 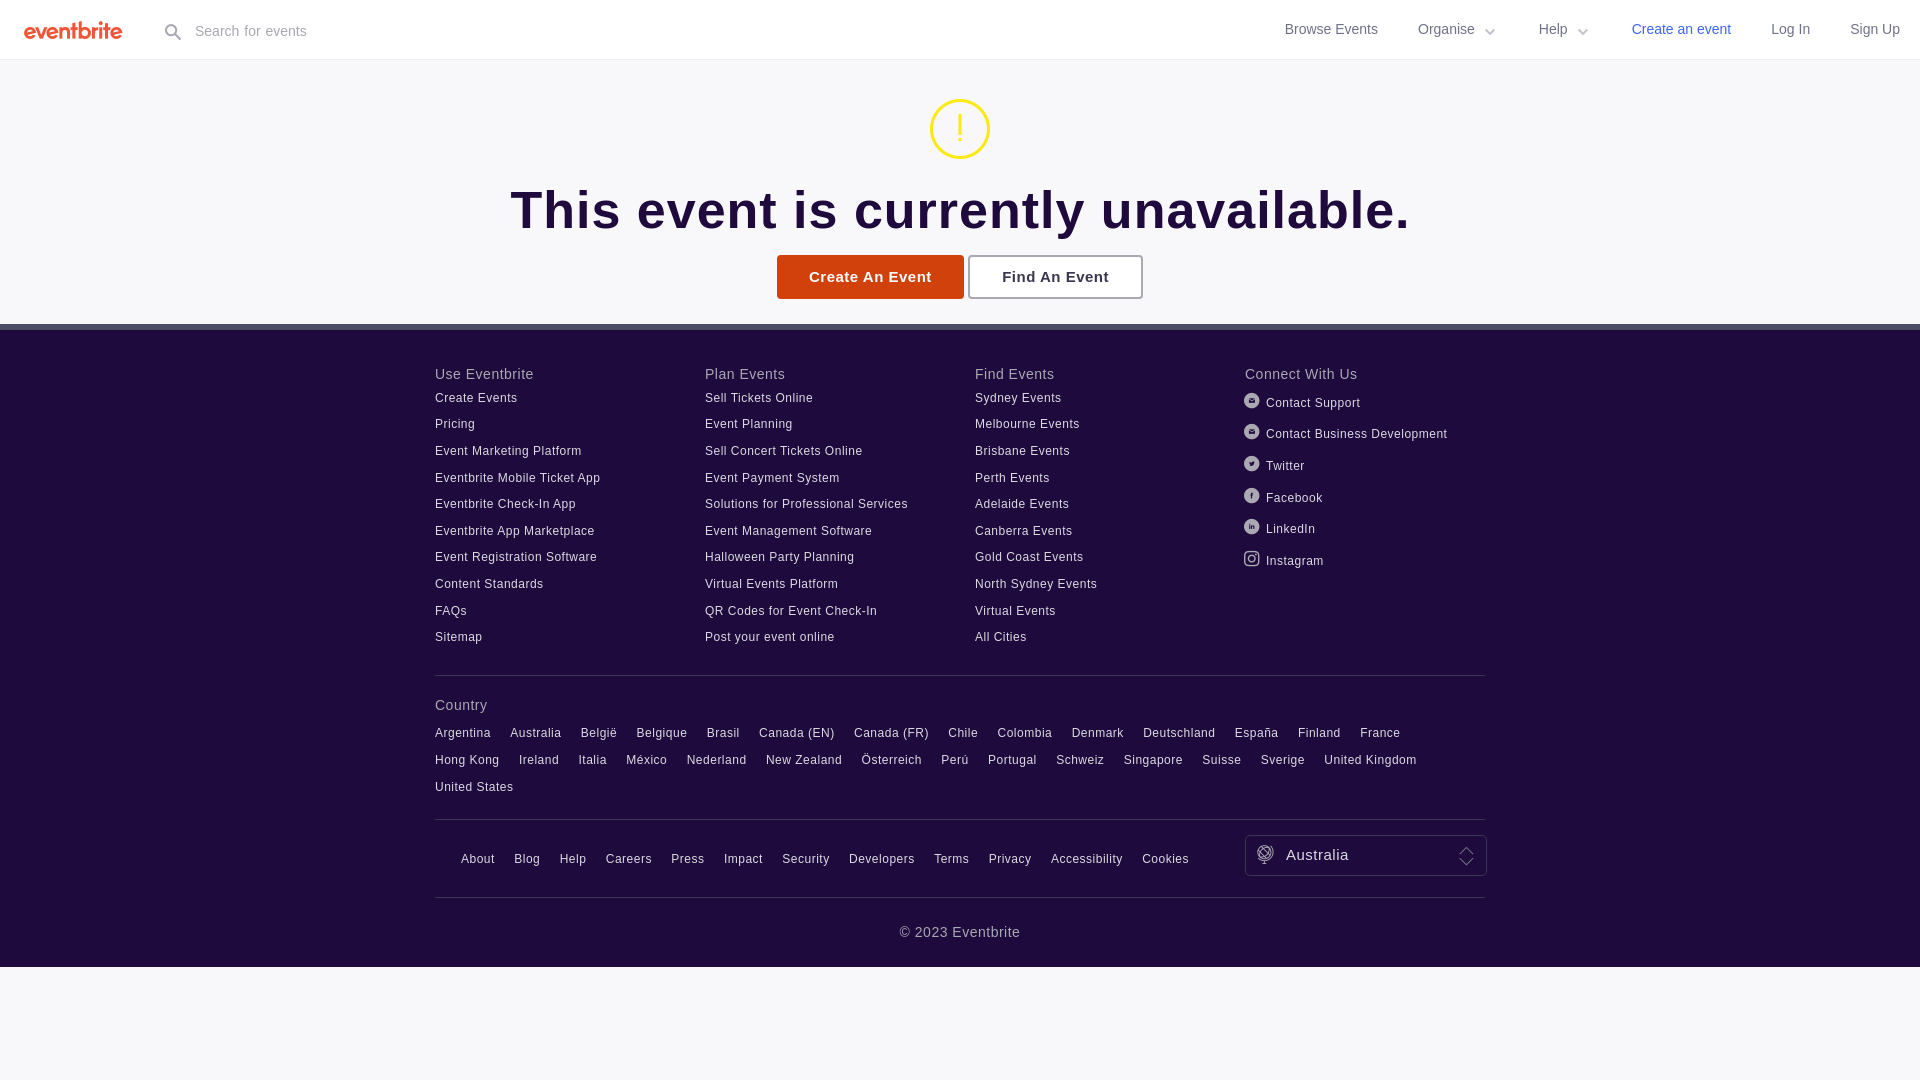 I want to click on 'Terms', so click(x=950, y=858).